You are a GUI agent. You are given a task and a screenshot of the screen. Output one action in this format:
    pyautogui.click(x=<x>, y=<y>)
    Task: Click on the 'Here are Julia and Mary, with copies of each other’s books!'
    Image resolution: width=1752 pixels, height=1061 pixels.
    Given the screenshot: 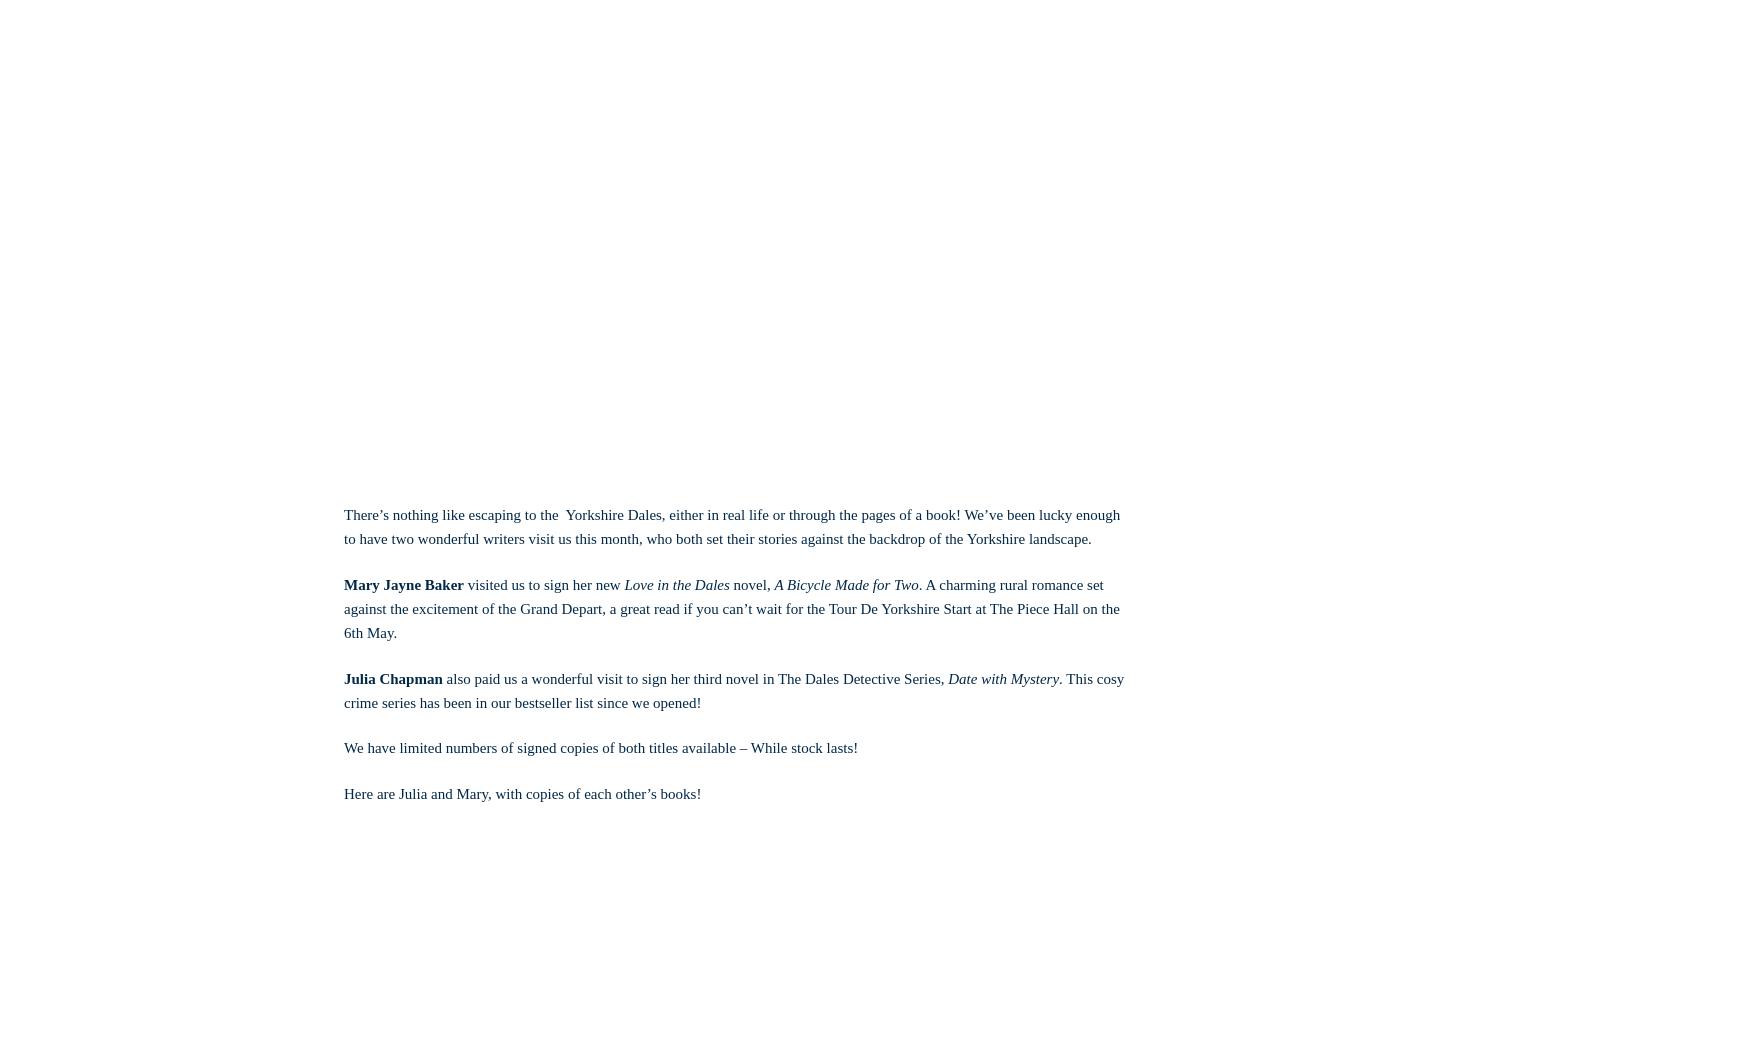 What is the action you would take?
    pyautogui.click(x=521, y=792)
    